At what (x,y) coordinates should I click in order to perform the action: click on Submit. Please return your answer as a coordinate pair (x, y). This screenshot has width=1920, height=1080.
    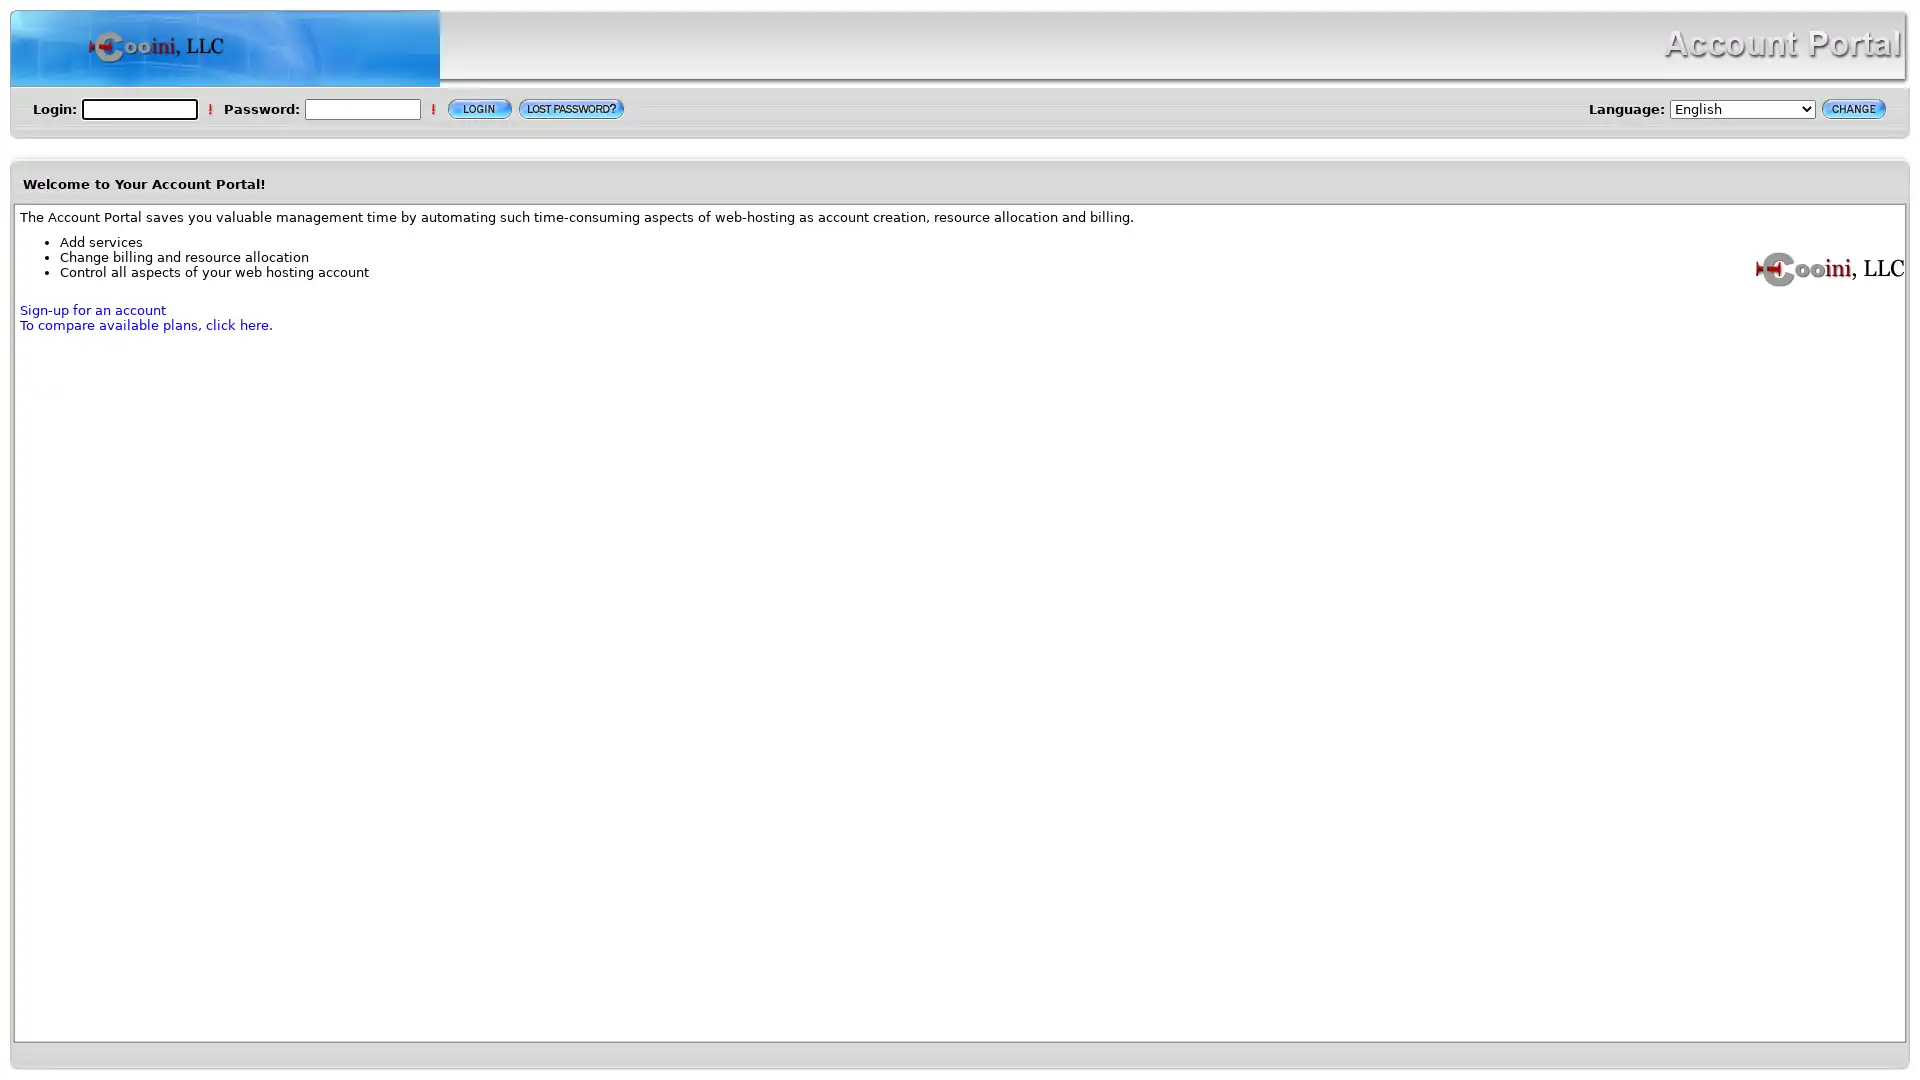
    Looking at the image, I should click on (1852, 109).